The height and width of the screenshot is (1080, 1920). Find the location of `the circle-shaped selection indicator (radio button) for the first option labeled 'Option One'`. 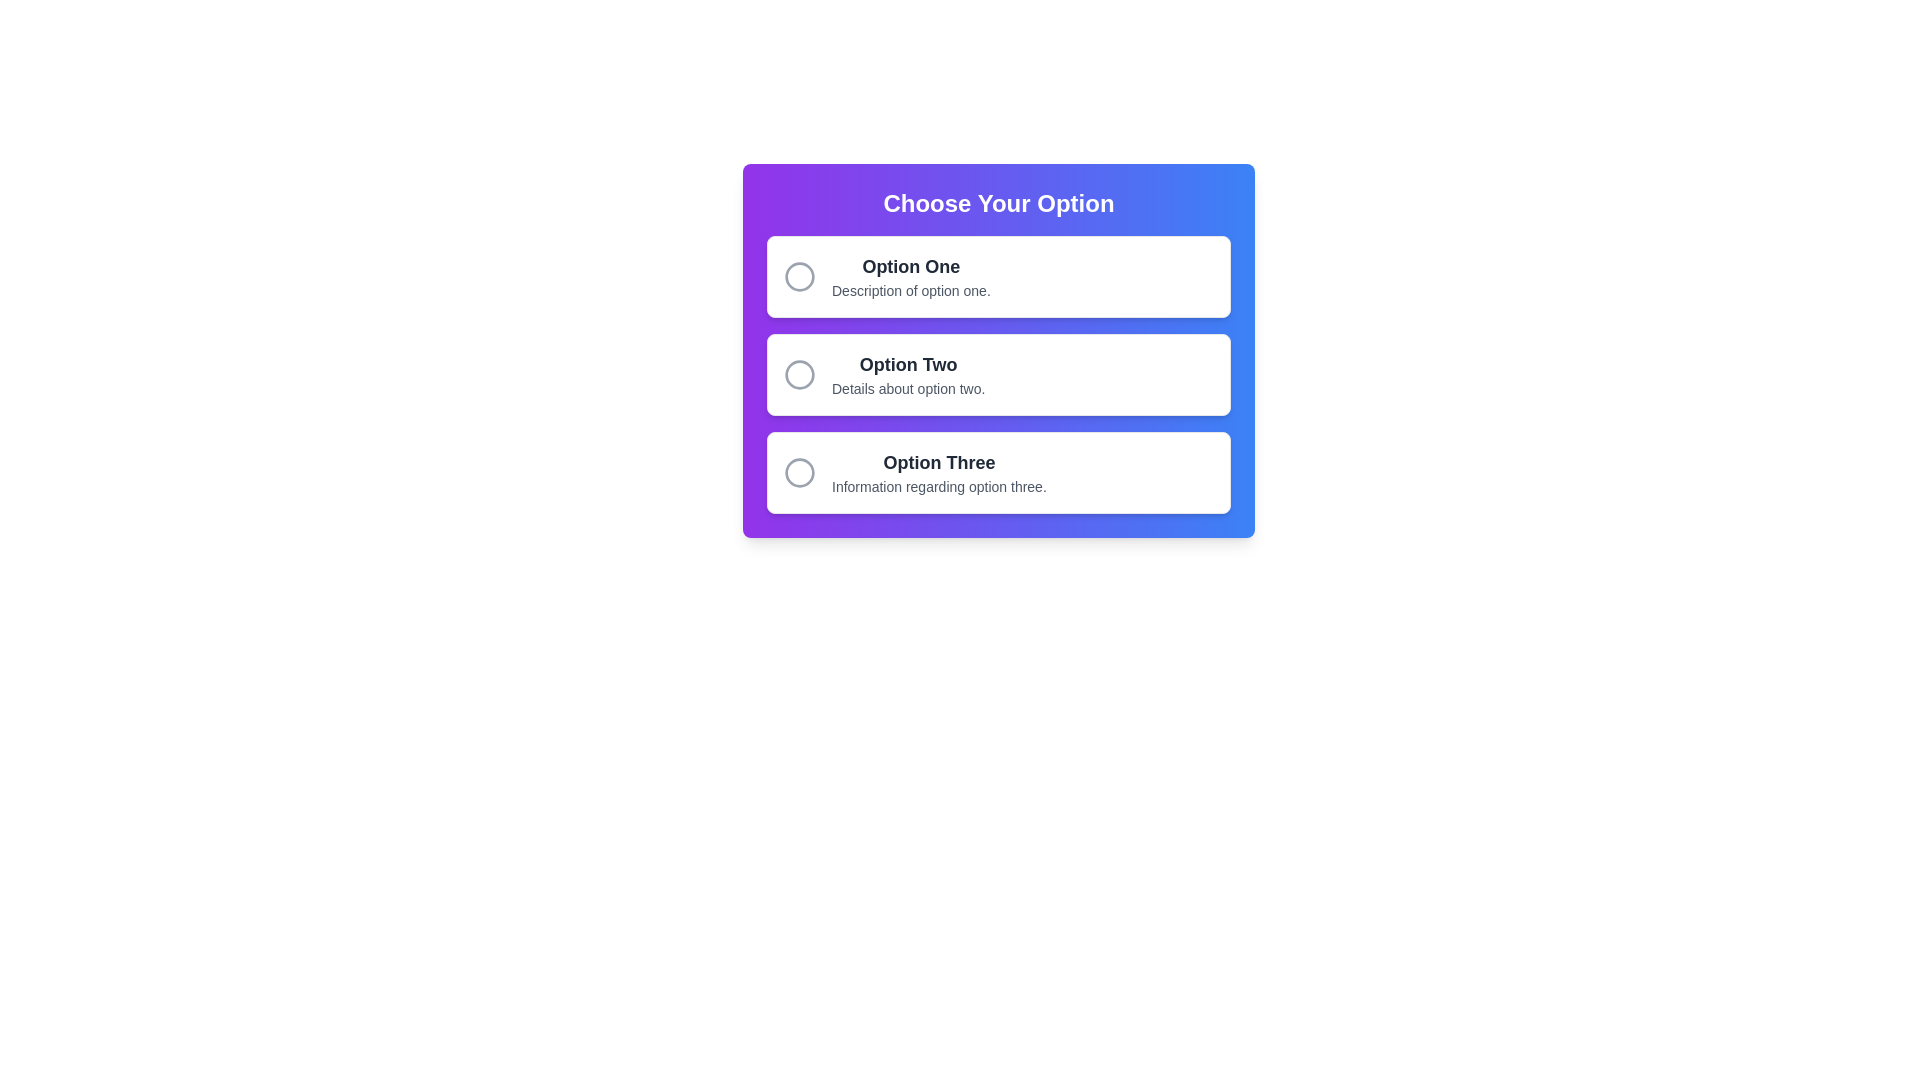

the circle-shaped selection indicator (radio button) for the first option labeled 'Option One' is located at coordinates (800, 277).